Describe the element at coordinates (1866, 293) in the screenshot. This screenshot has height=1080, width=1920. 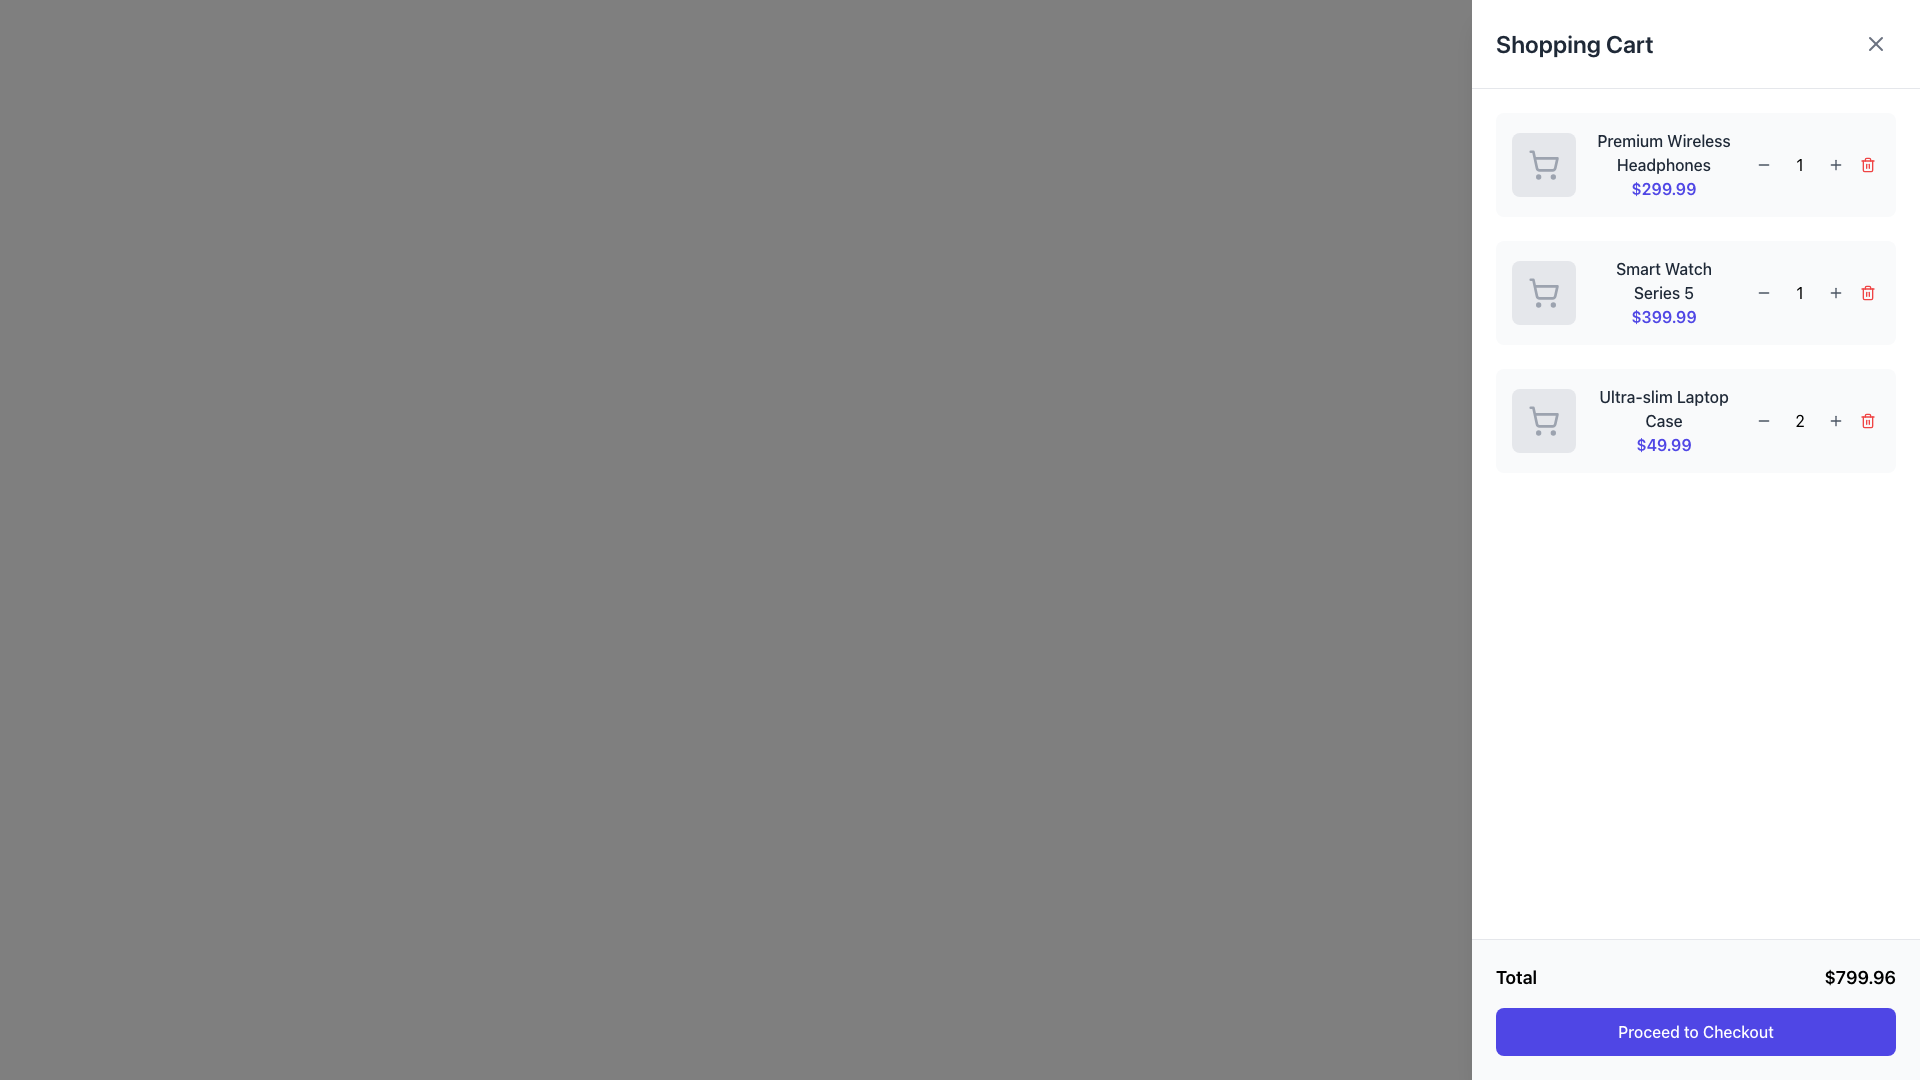
I see `the trash bin icon button associated with the 'Smart Watch Series 5' in the shopping cart to indicate interactivity` at that location.